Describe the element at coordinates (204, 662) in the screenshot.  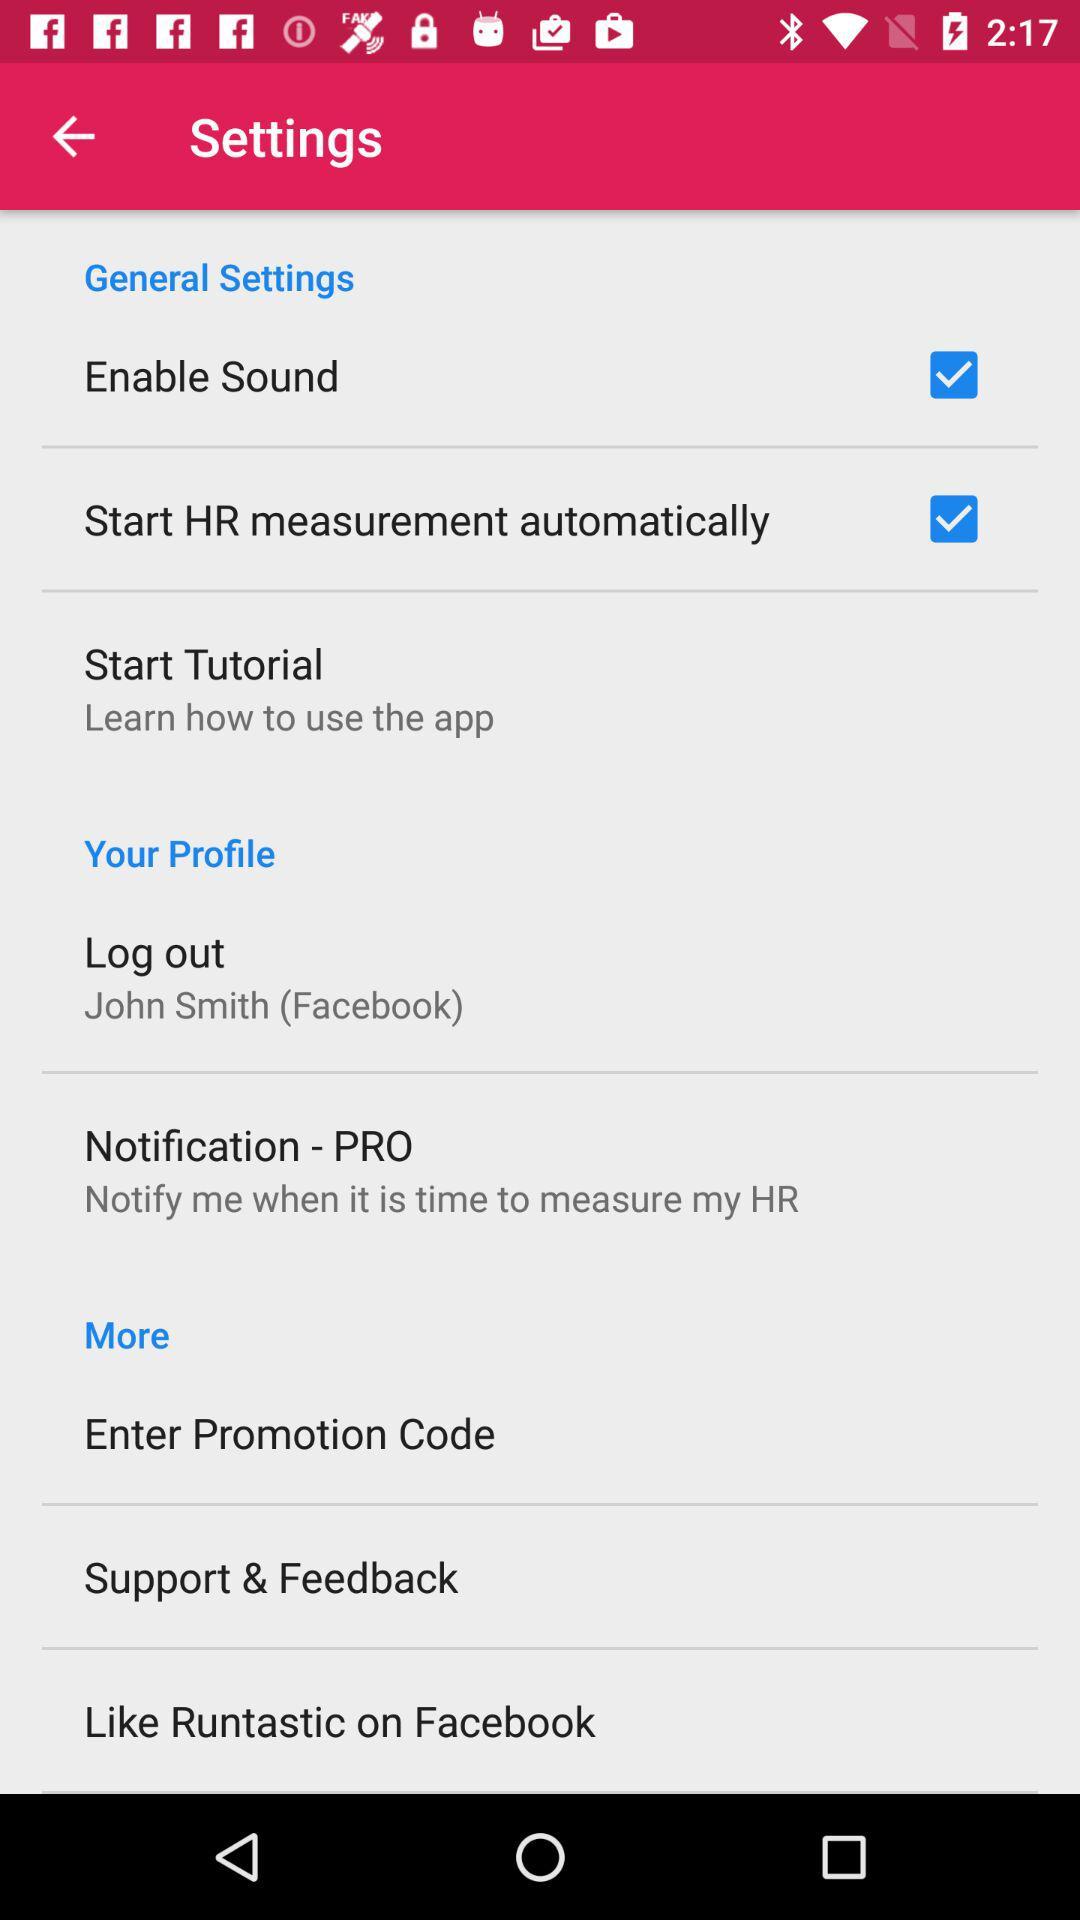
I see `icon above the learn how to item` at that location.